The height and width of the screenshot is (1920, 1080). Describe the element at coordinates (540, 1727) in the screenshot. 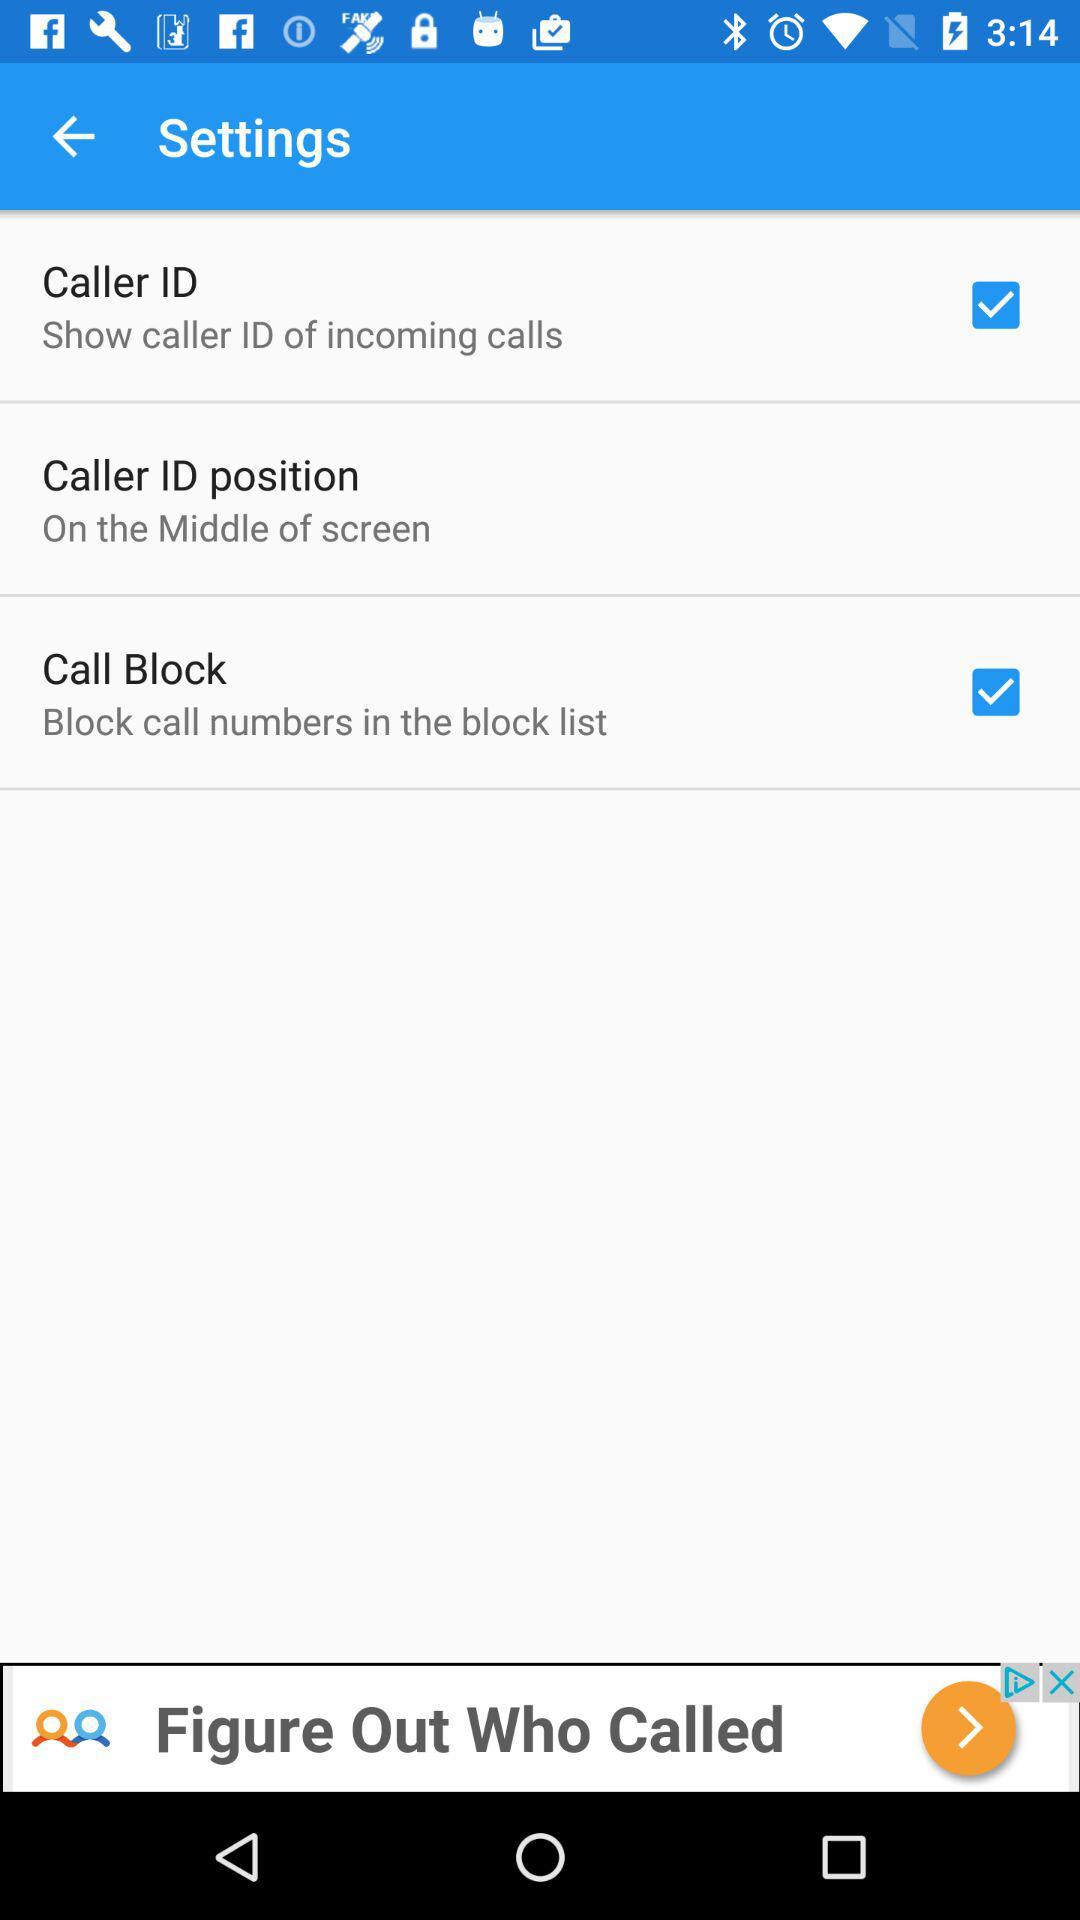

I see `for advertisement` at that location.